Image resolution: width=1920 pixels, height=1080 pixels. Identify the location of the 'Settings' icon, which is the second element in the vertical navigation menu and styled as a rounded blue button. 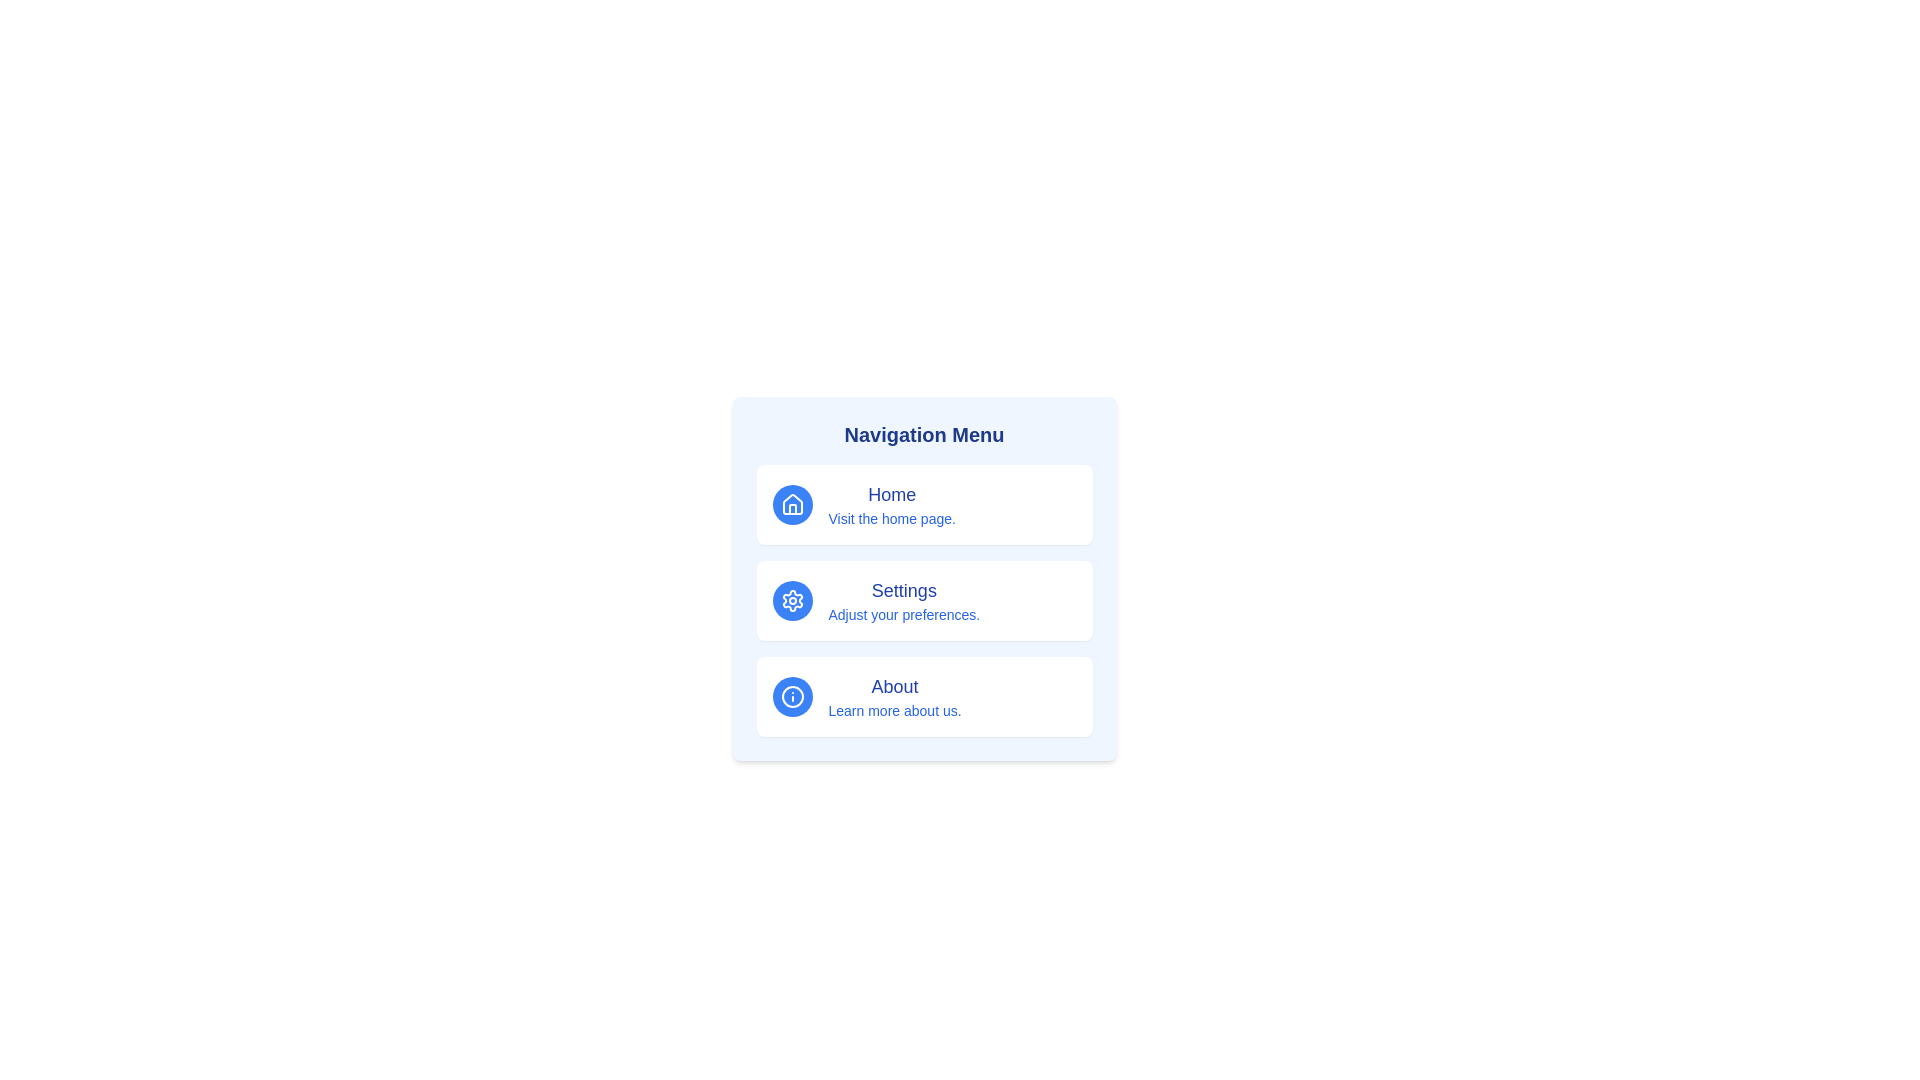
(791, 600).